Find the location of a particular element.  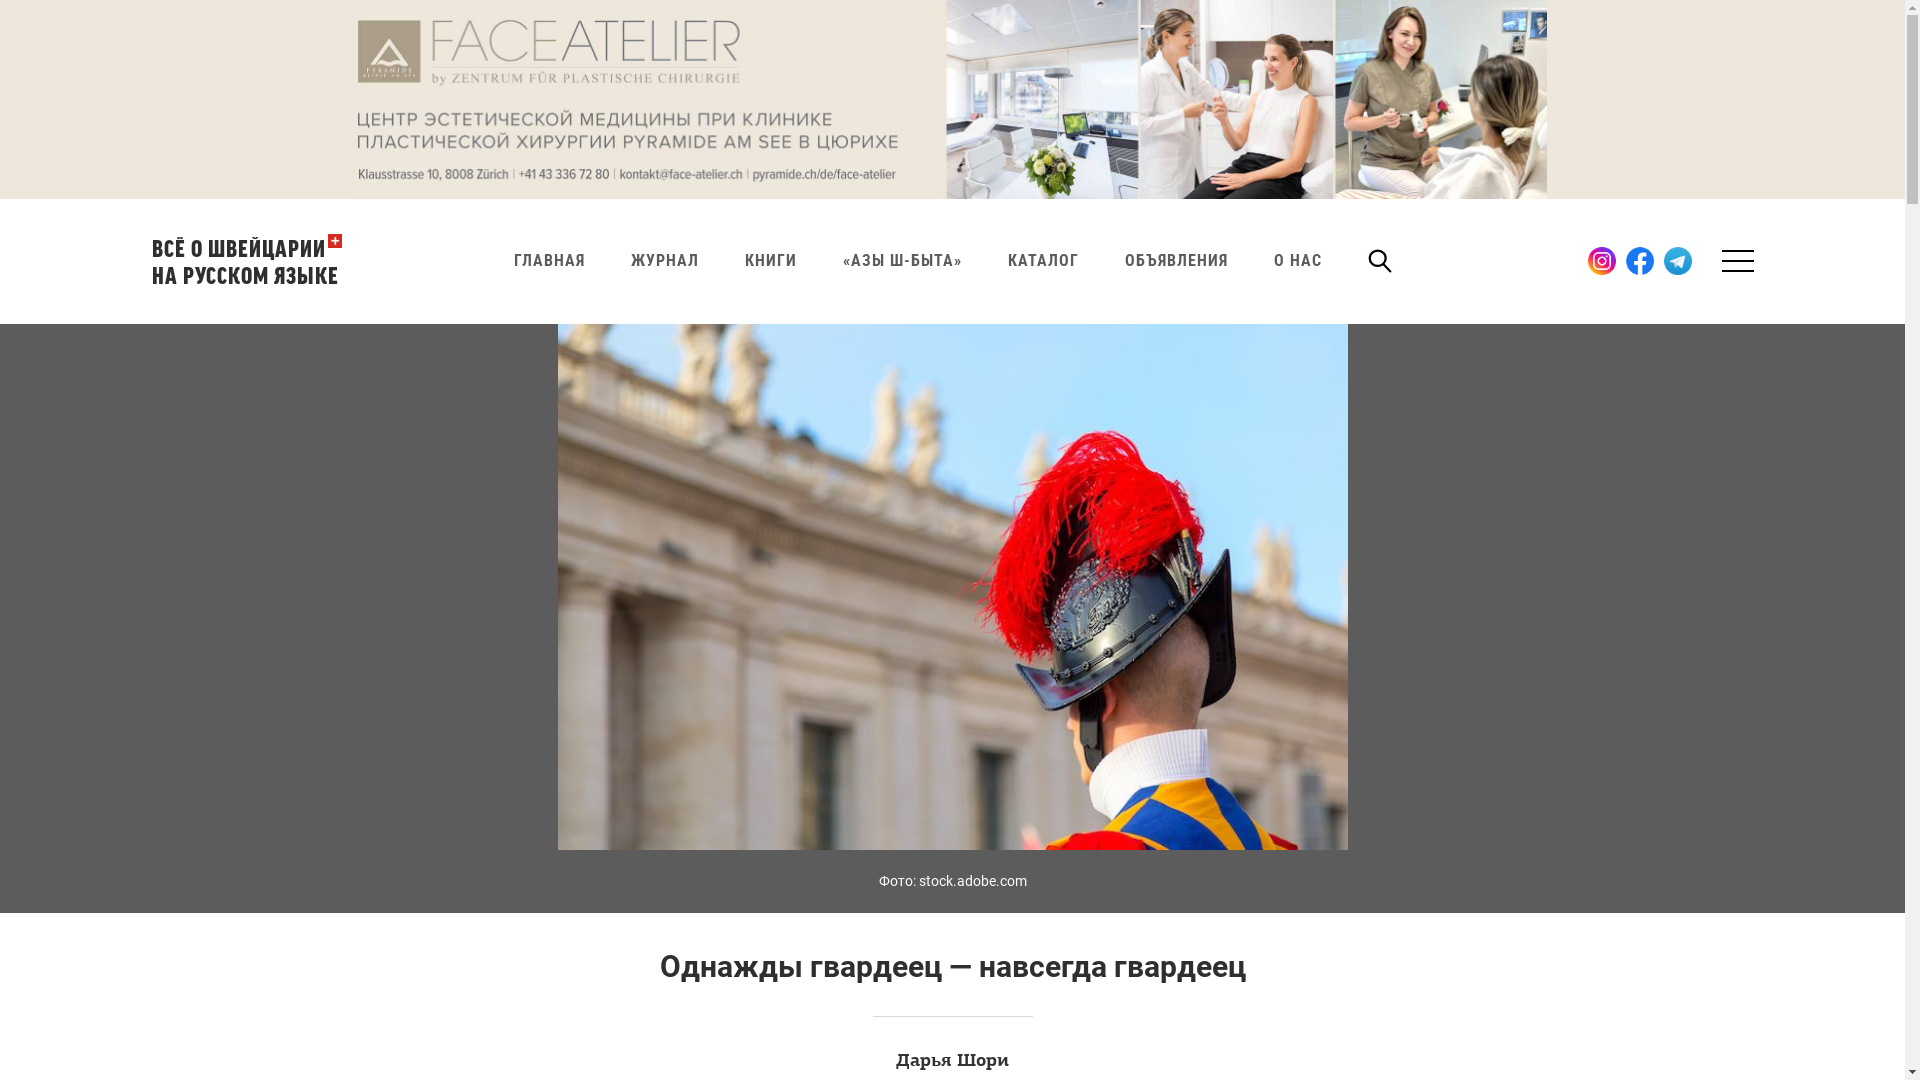

'Toggle navigation' is located at coordinates (1733, 260).